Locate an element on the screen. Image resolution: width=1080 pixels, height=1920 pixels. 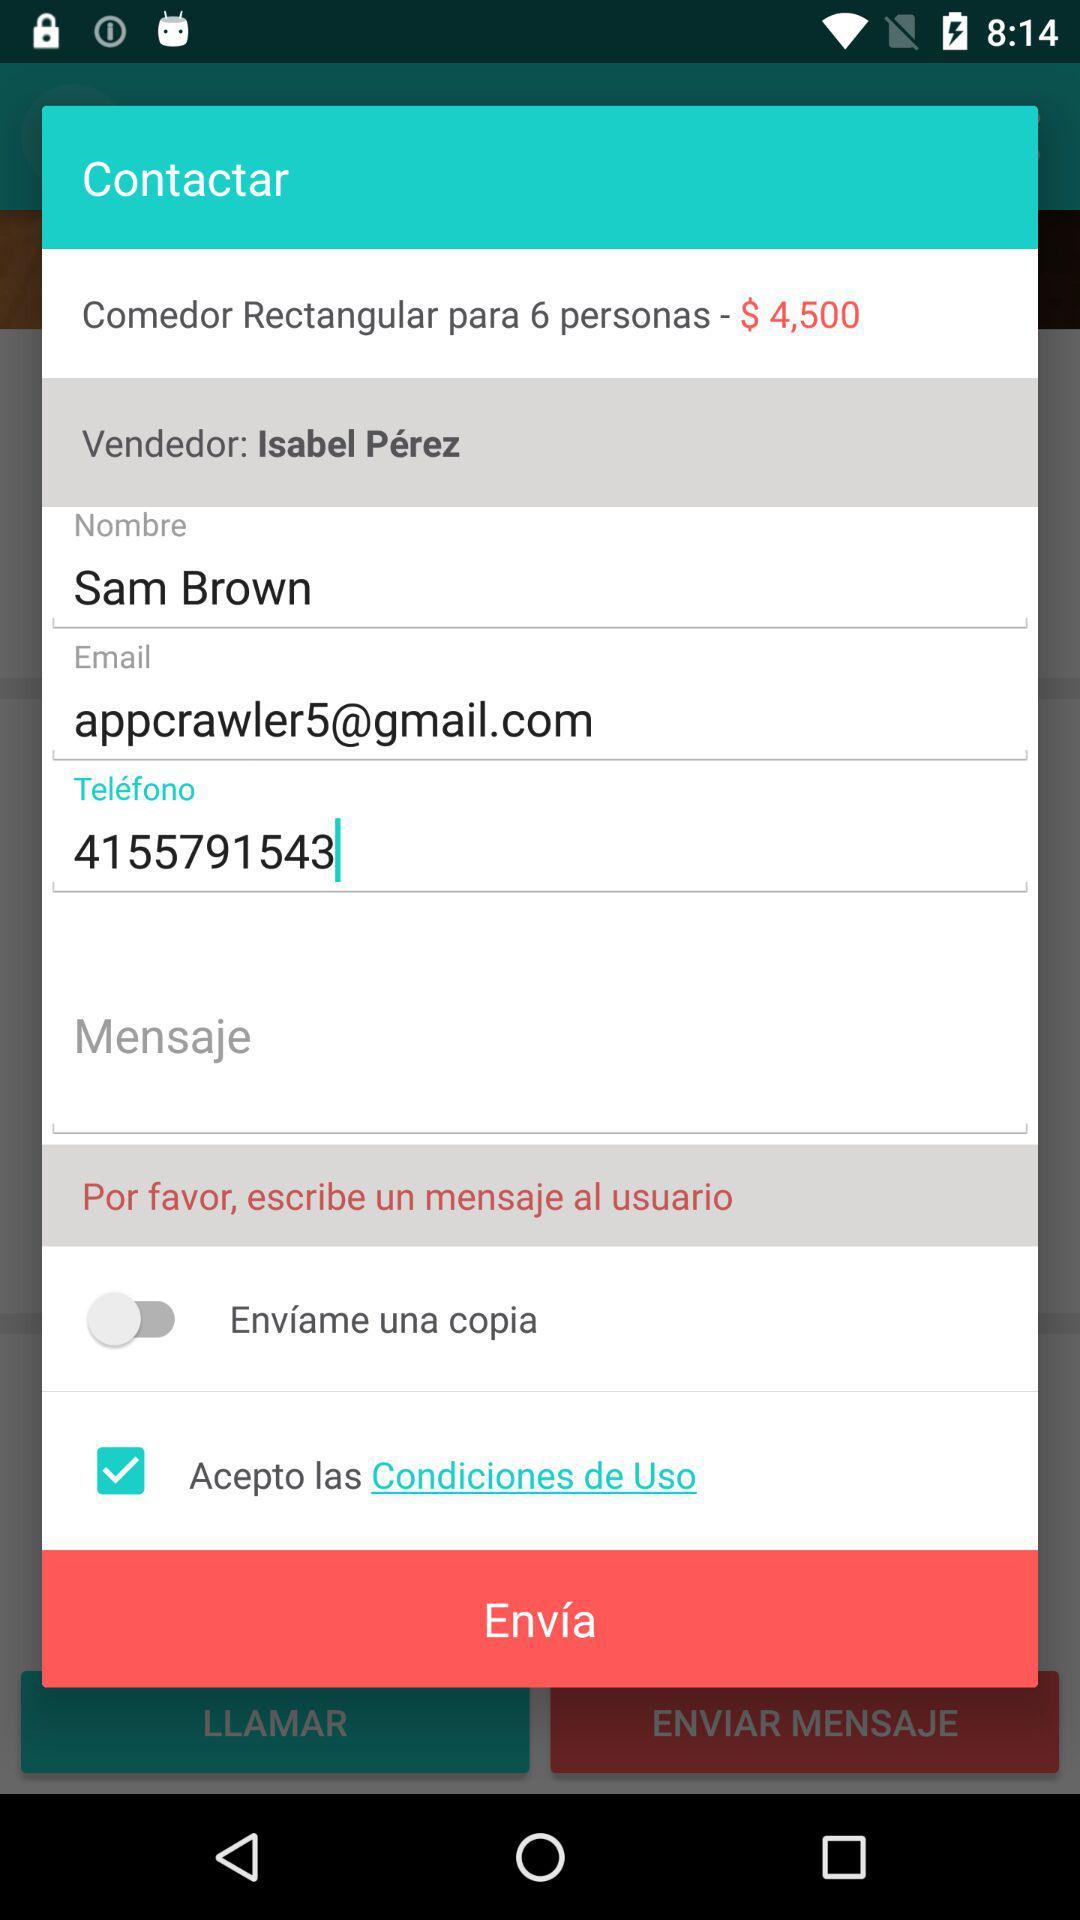
the sam brown is located at coordinates (540, 586).